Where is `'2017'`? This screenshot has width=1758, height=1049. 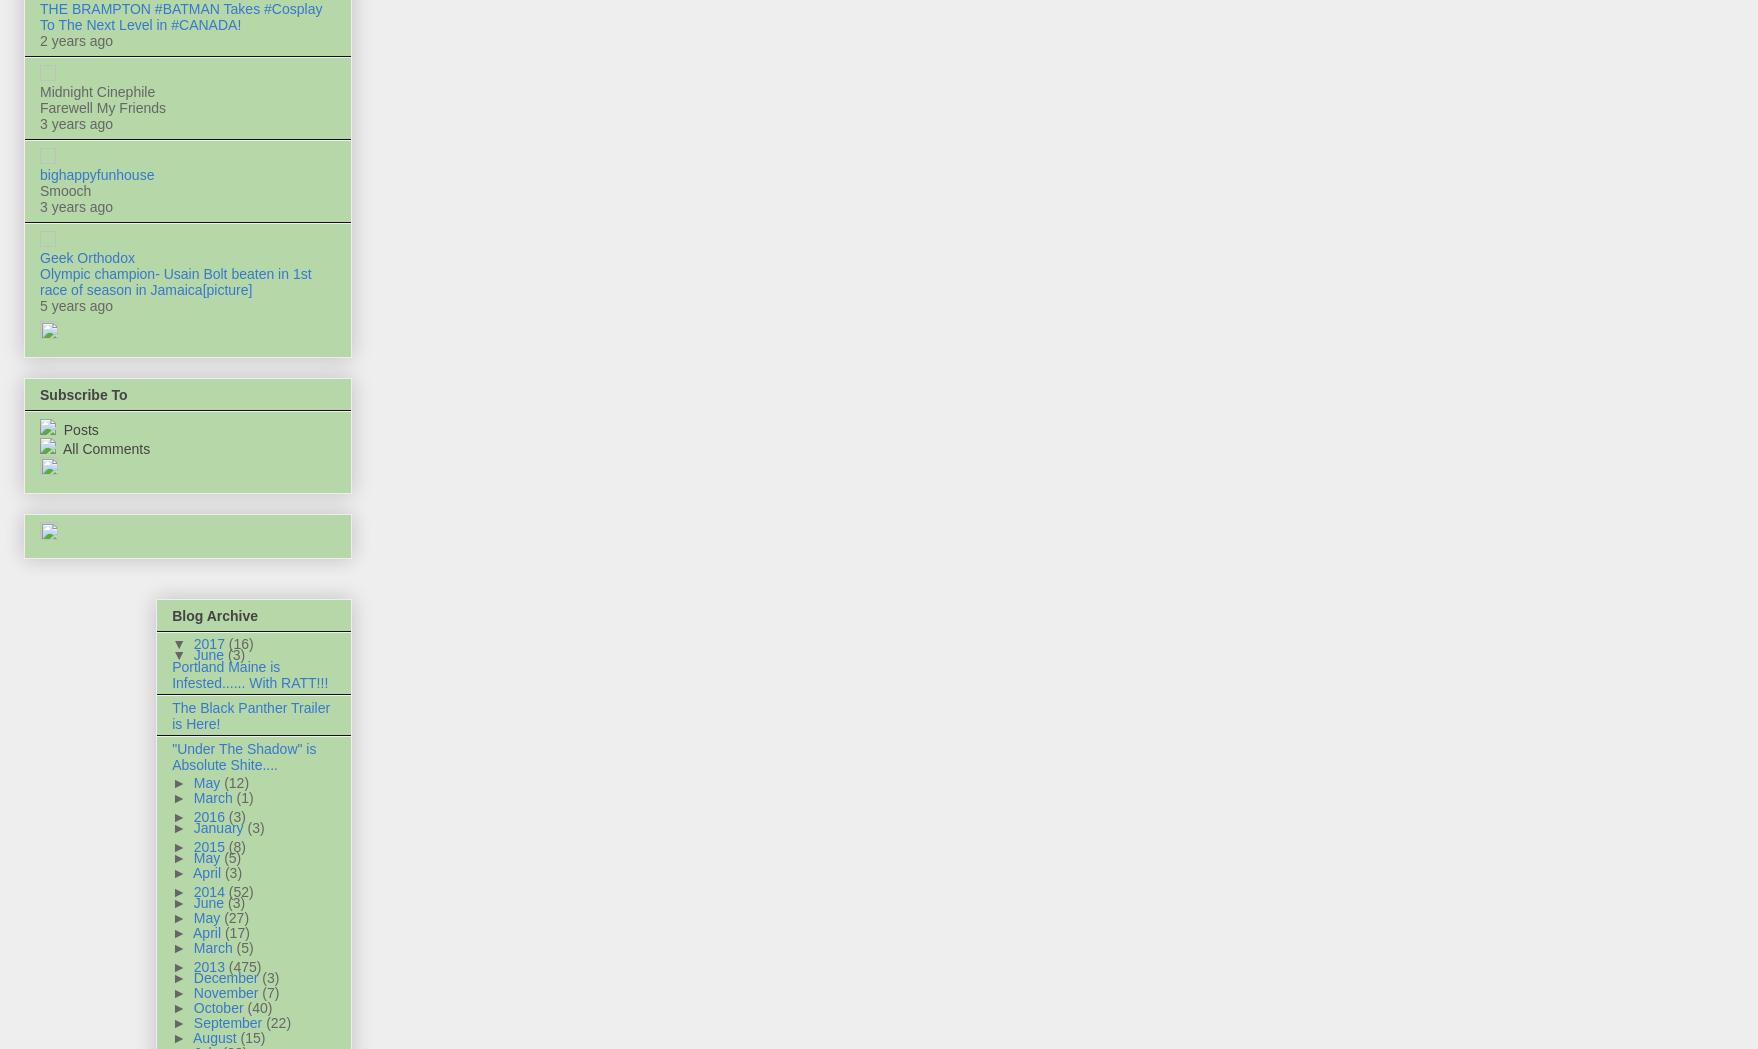
'2017' is located at coordinates (192, 643).